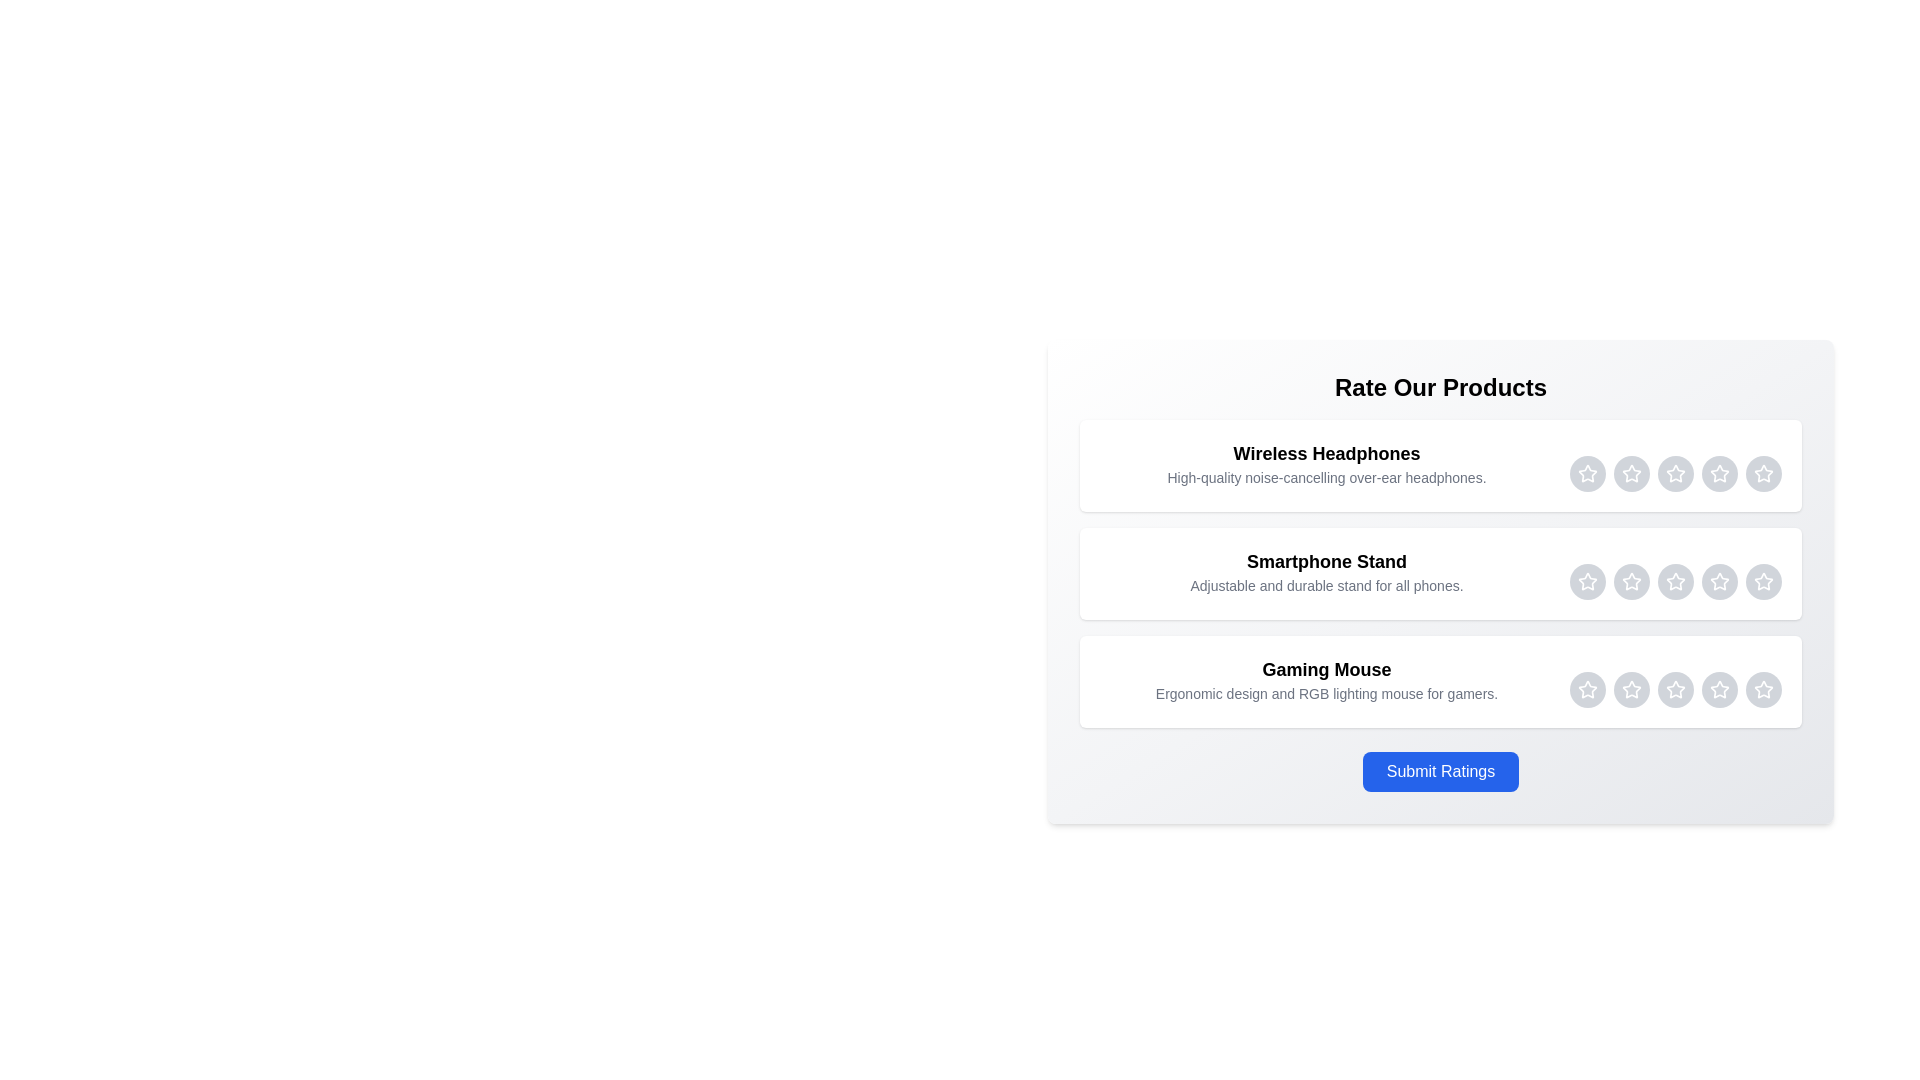 The width and height of the screenshot is (1920, 1080). What do you see at coordinates (1632, 582) in the screenshot?
I see `the Smartphone Stand rating star 2` at bounding box center [1632, 582].